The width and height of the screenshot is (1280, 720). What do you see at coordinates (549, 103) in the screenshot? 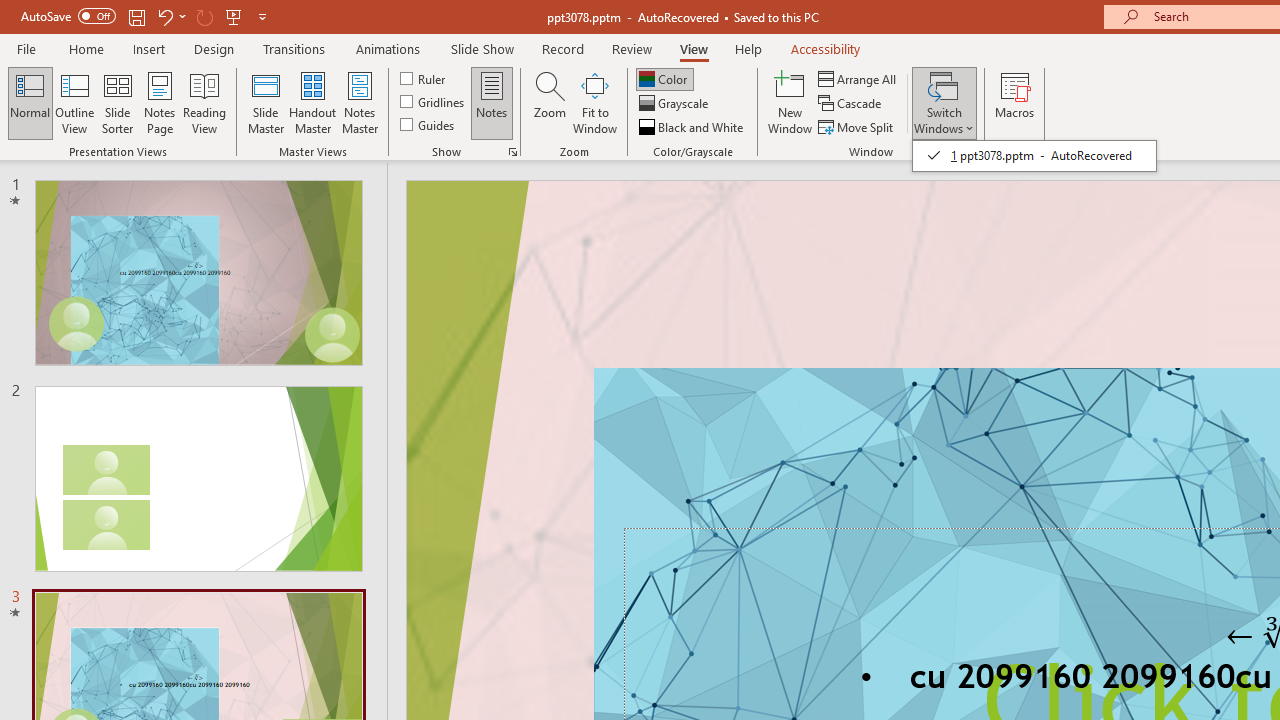
I see `'Zoom...'` at bounding box center [549, 103].